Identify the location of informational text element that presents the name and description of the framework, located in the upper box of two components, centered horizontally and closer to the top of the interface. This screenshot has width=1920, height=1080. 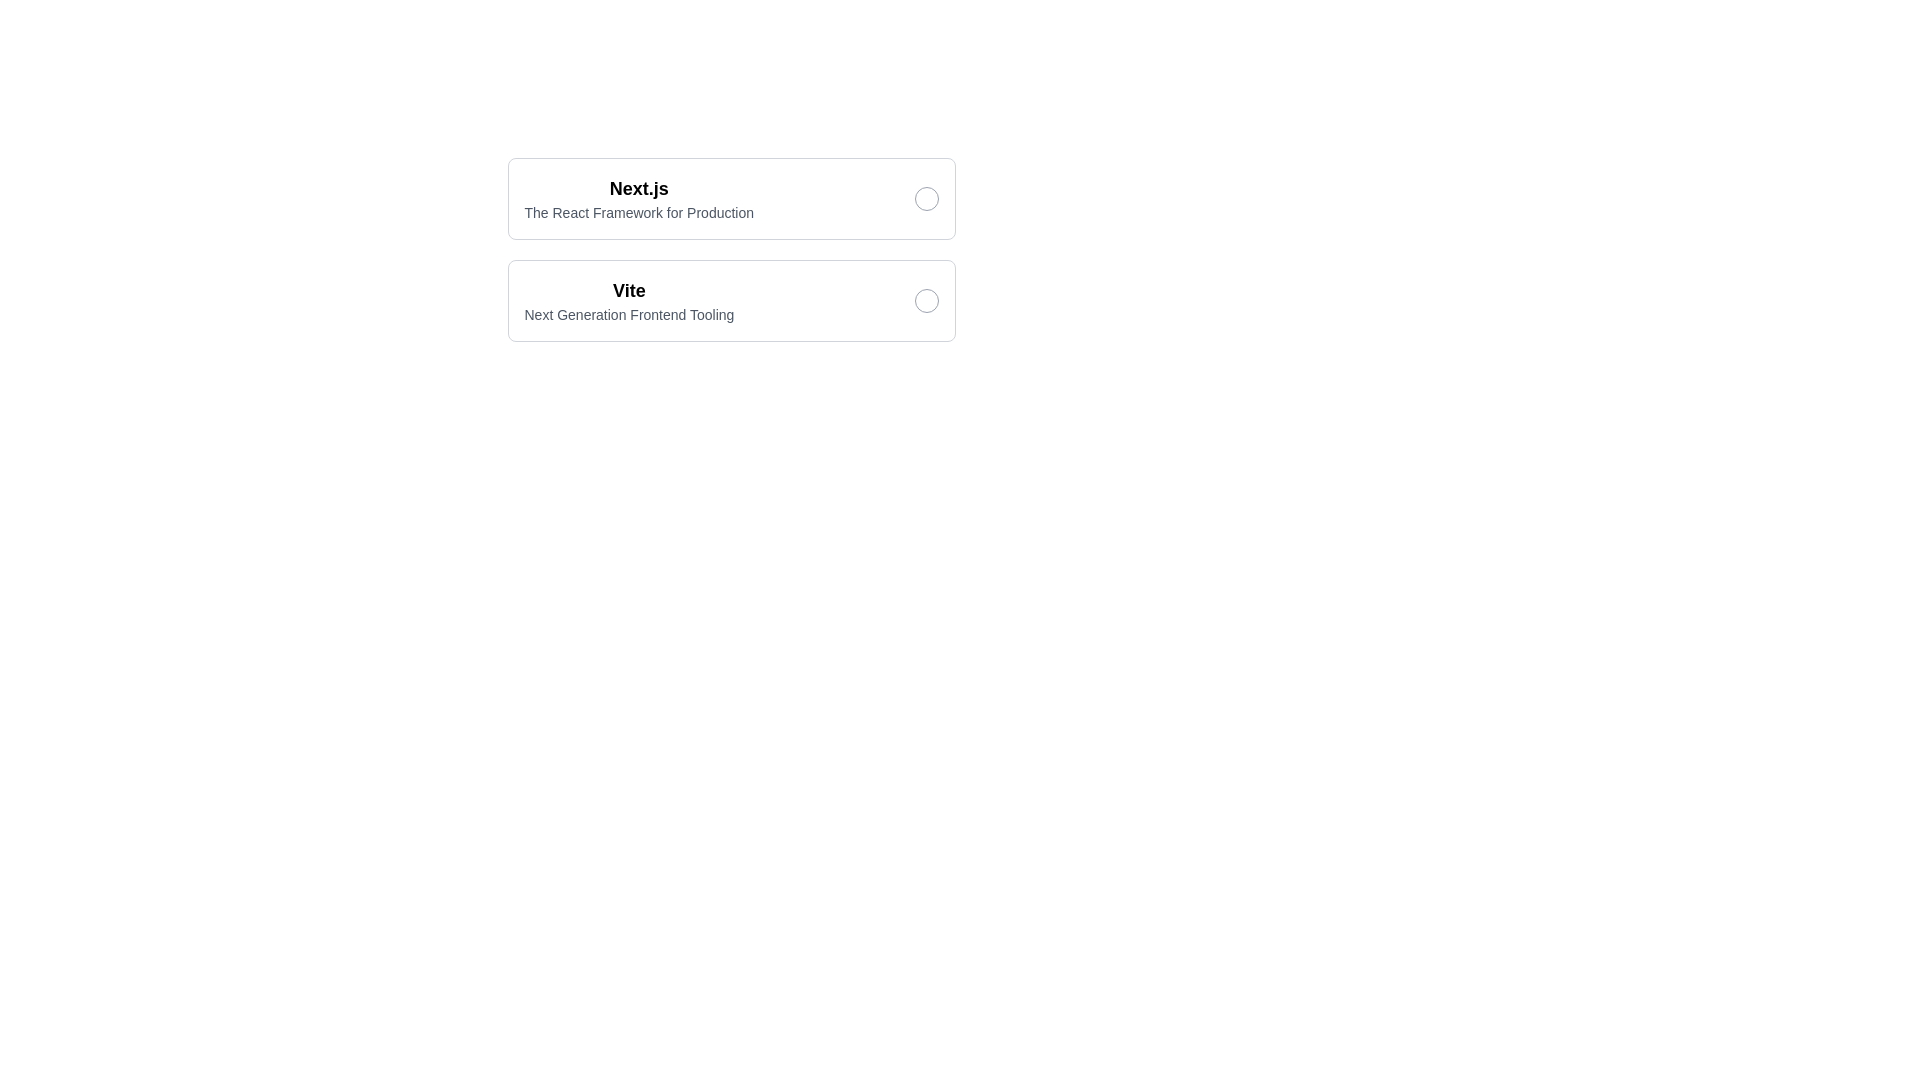
(638, 199).